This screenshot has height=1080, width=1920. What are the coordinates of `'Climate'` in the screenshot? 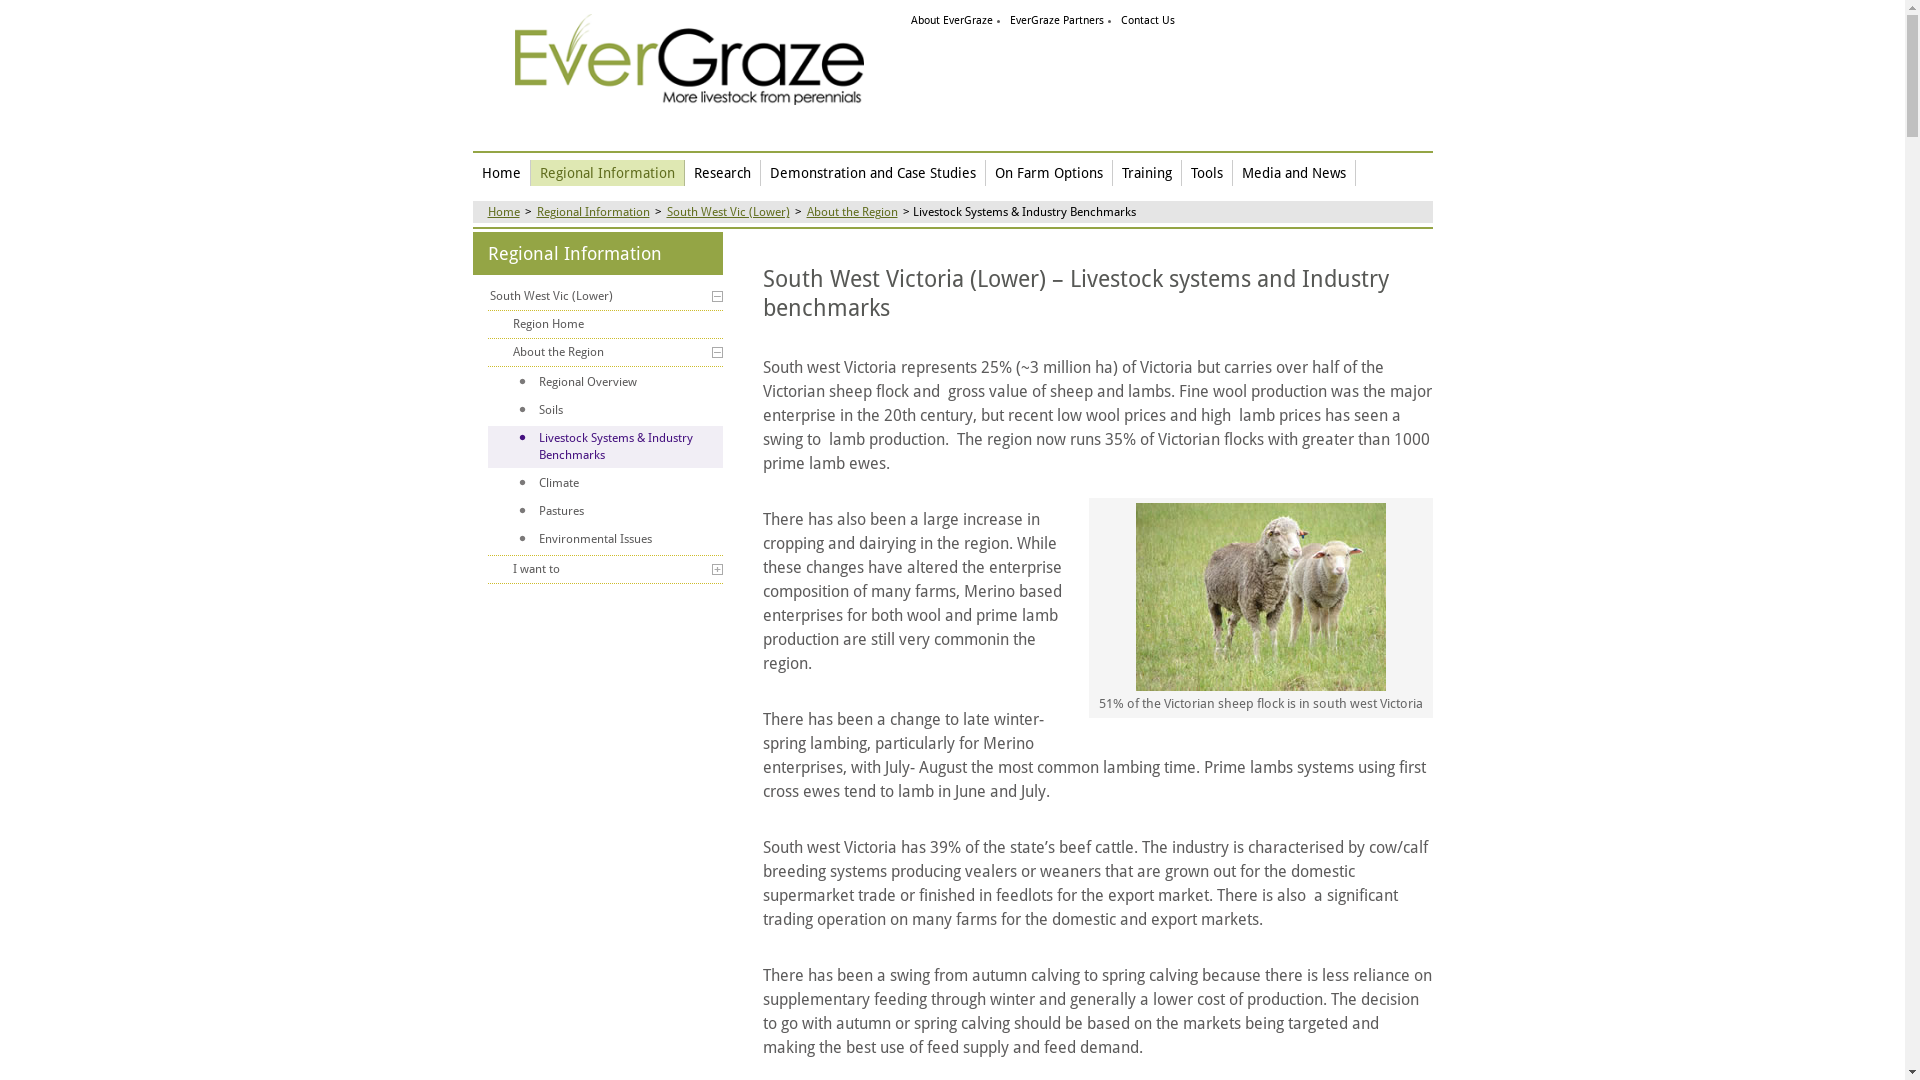 It's located at (604, 483).